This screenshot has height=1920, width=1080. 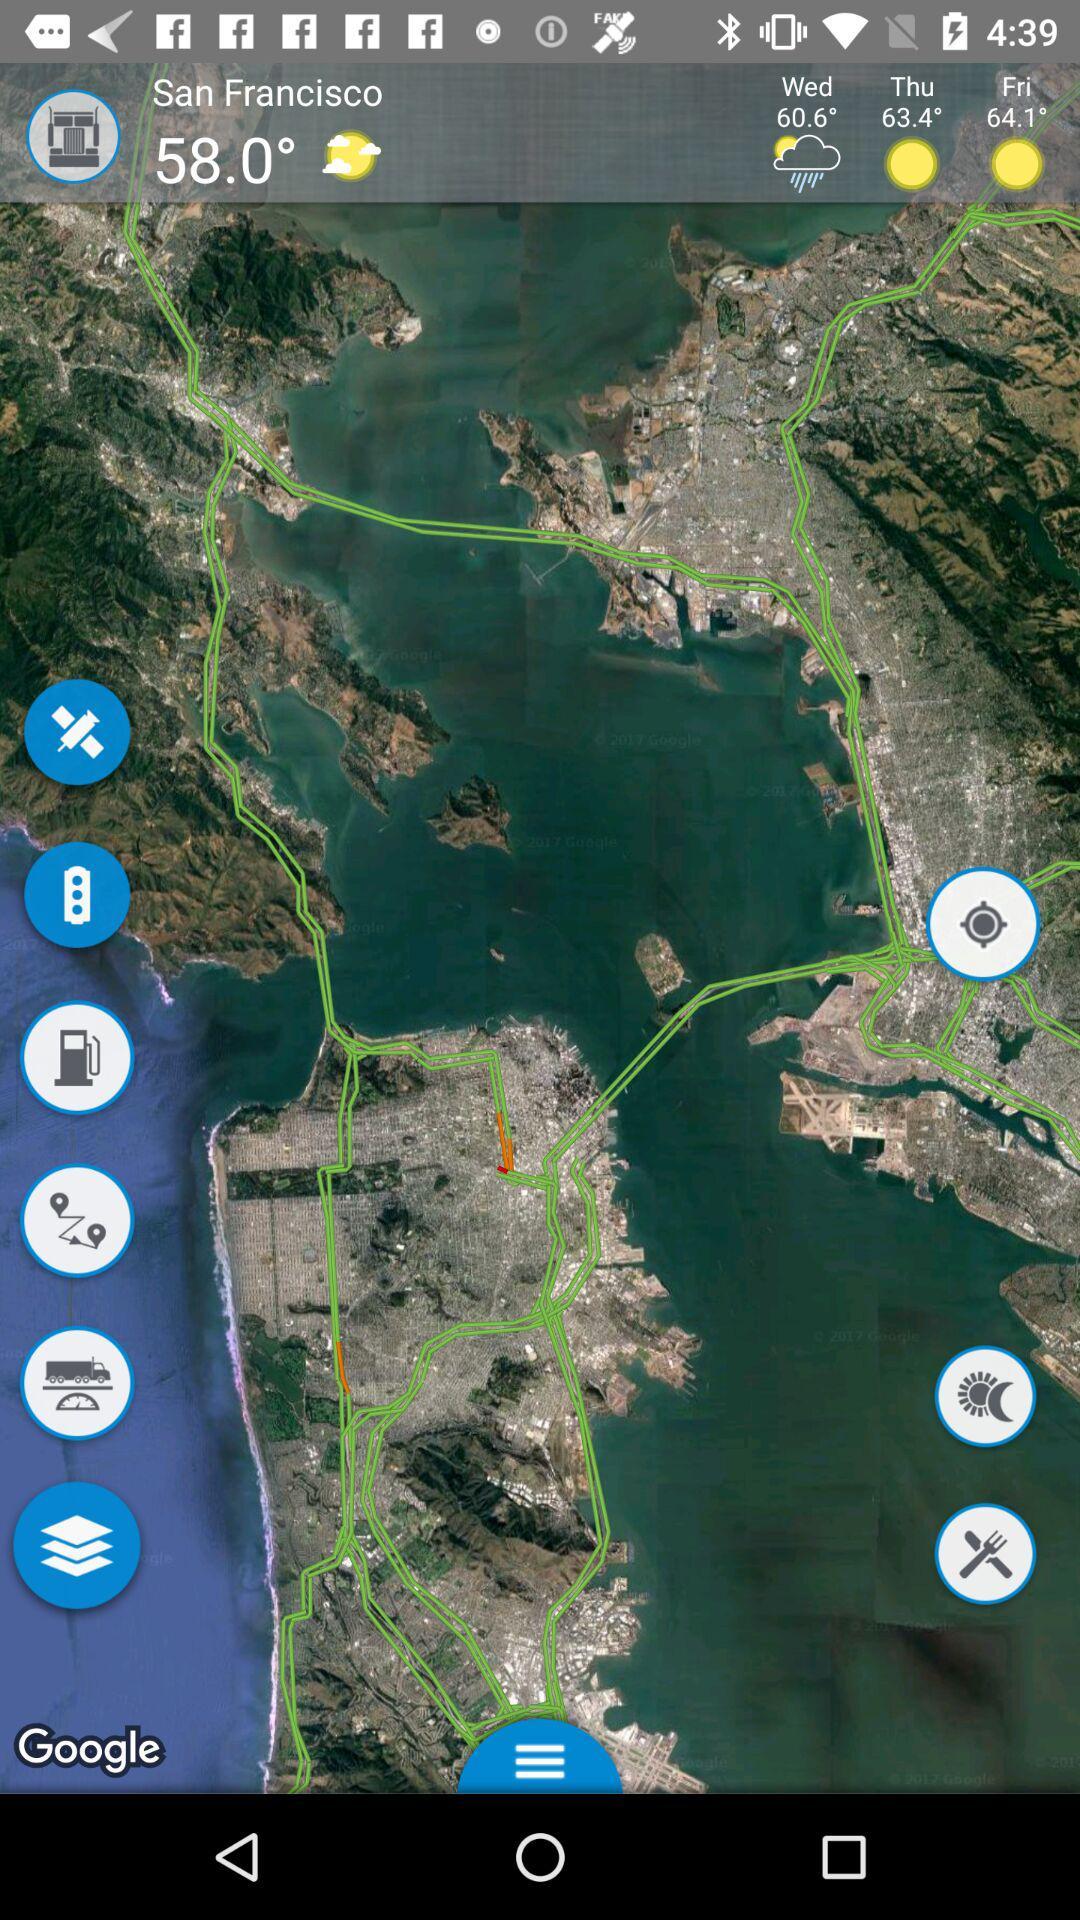 What do you see at coordinates (984, 1556) in the screenshot?
I see `the close icon` at bounding box center [984, 1556].